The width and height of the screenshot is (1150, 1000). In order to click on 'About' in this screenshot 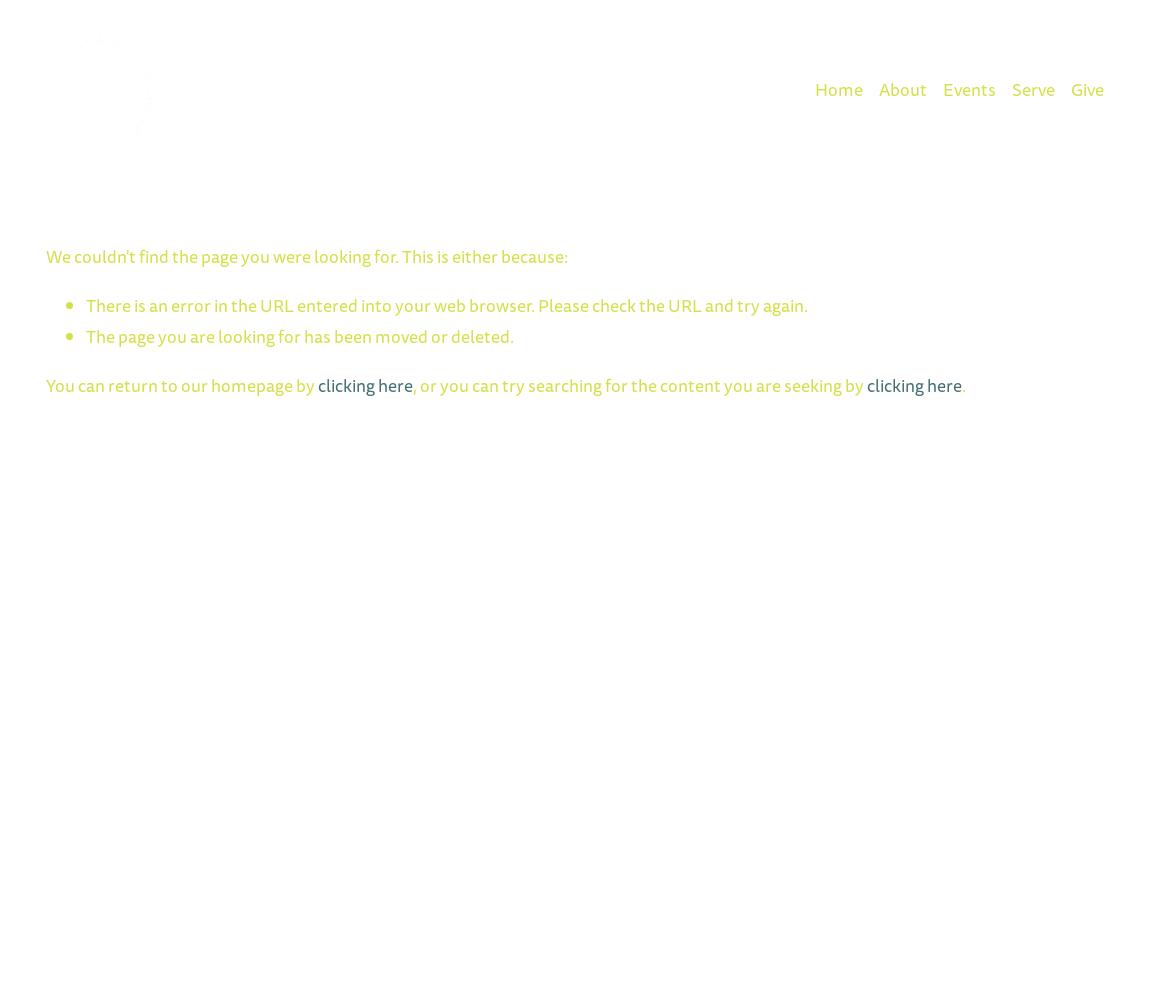, I will do `click(901, 87)`.